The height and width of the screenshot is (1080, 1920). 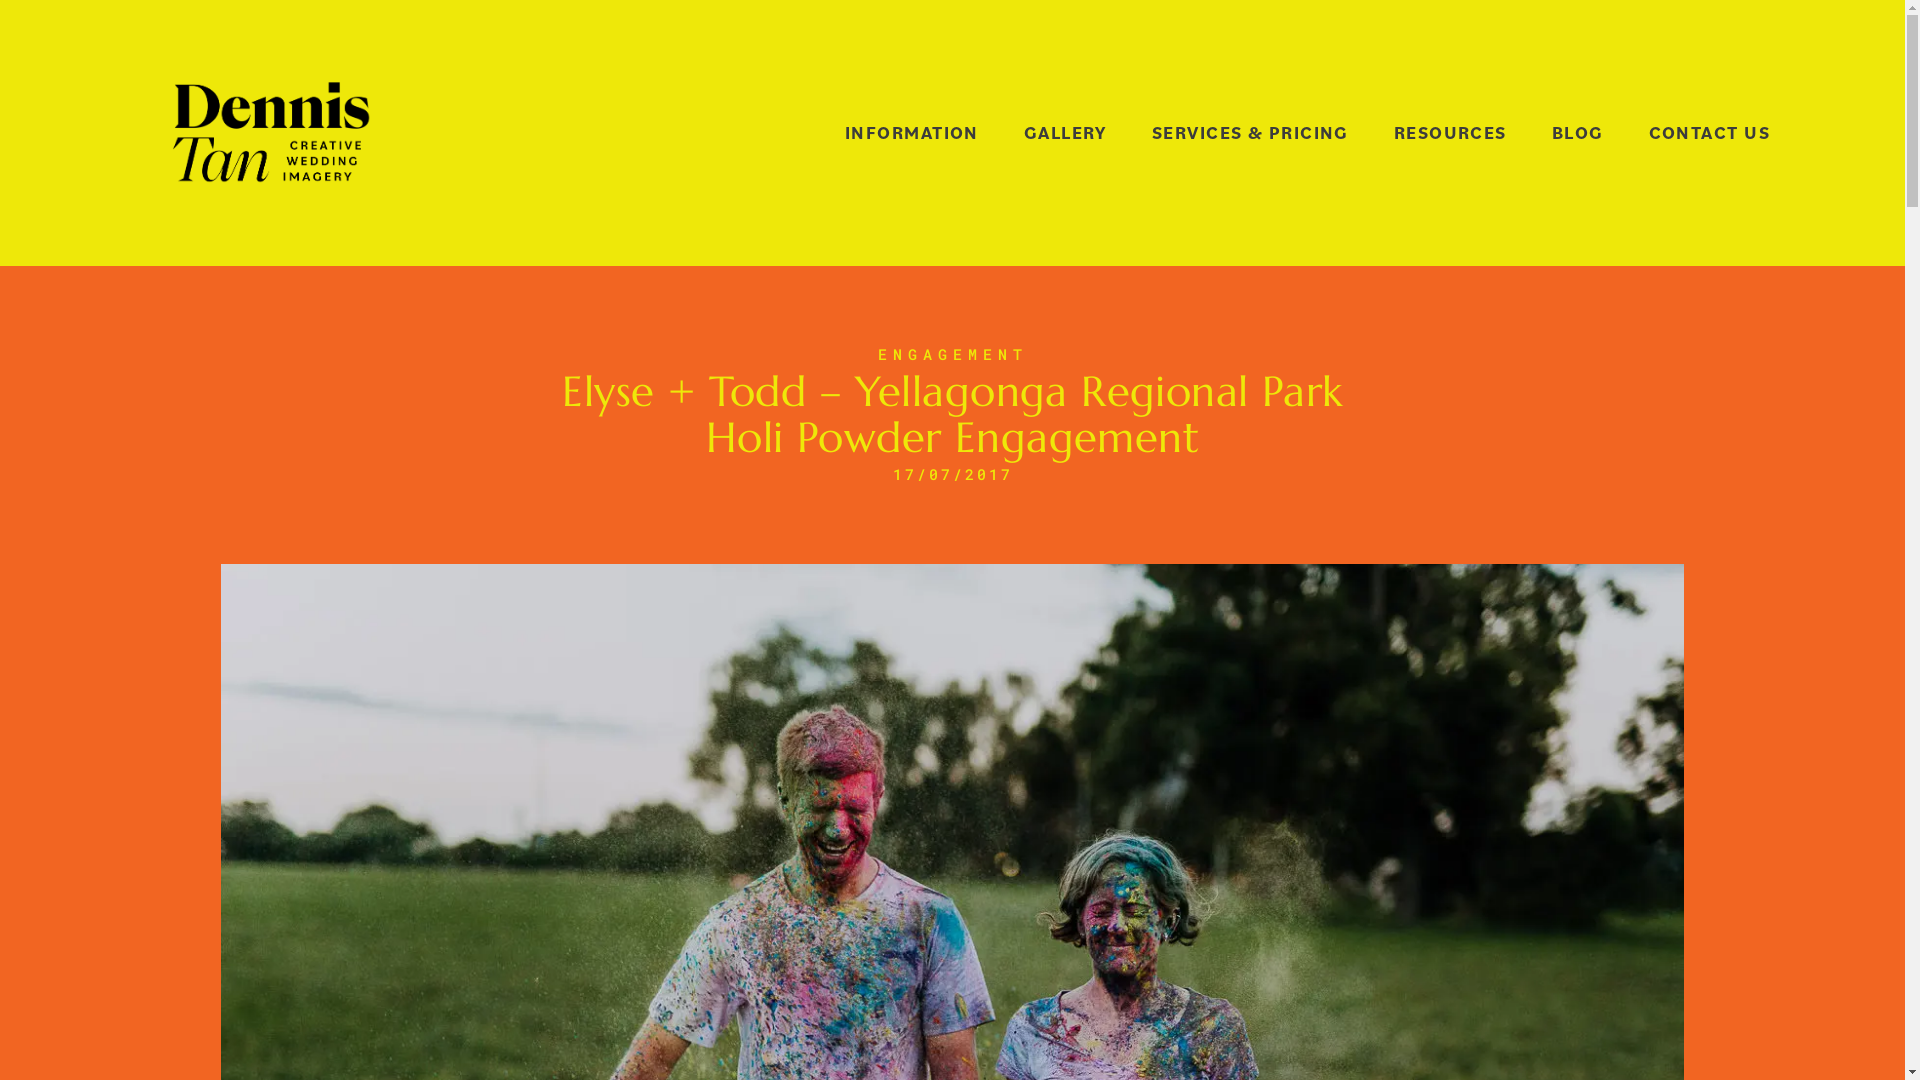 What do you see at coordinates (844, 133) in the screenshot?
I see `'INFORMATION'` at bounding box center [844, 133].